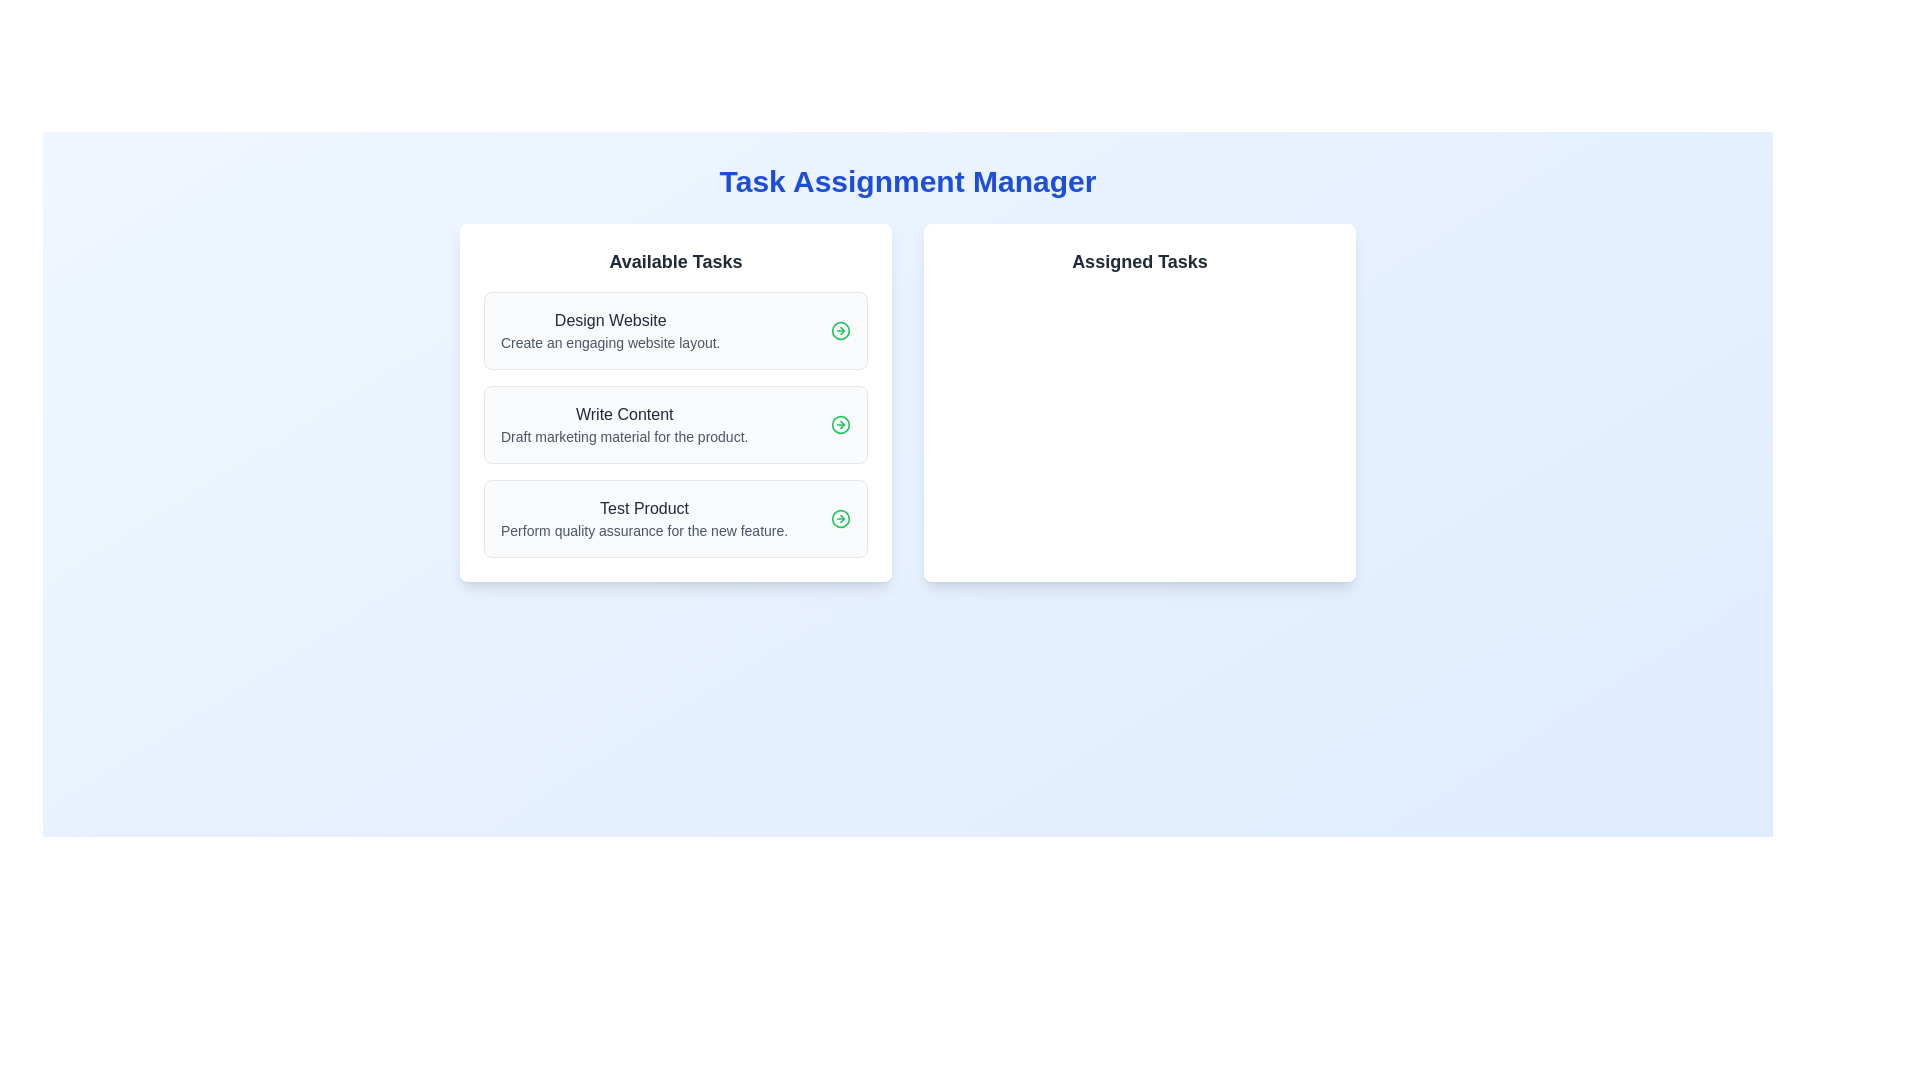 Image resolution: width=1920 pixels, height=1080 pixels. I want to click on the circular icon button with a rightward arrow and green outline, located beside the 'Write Content' text, so click(840, 423).